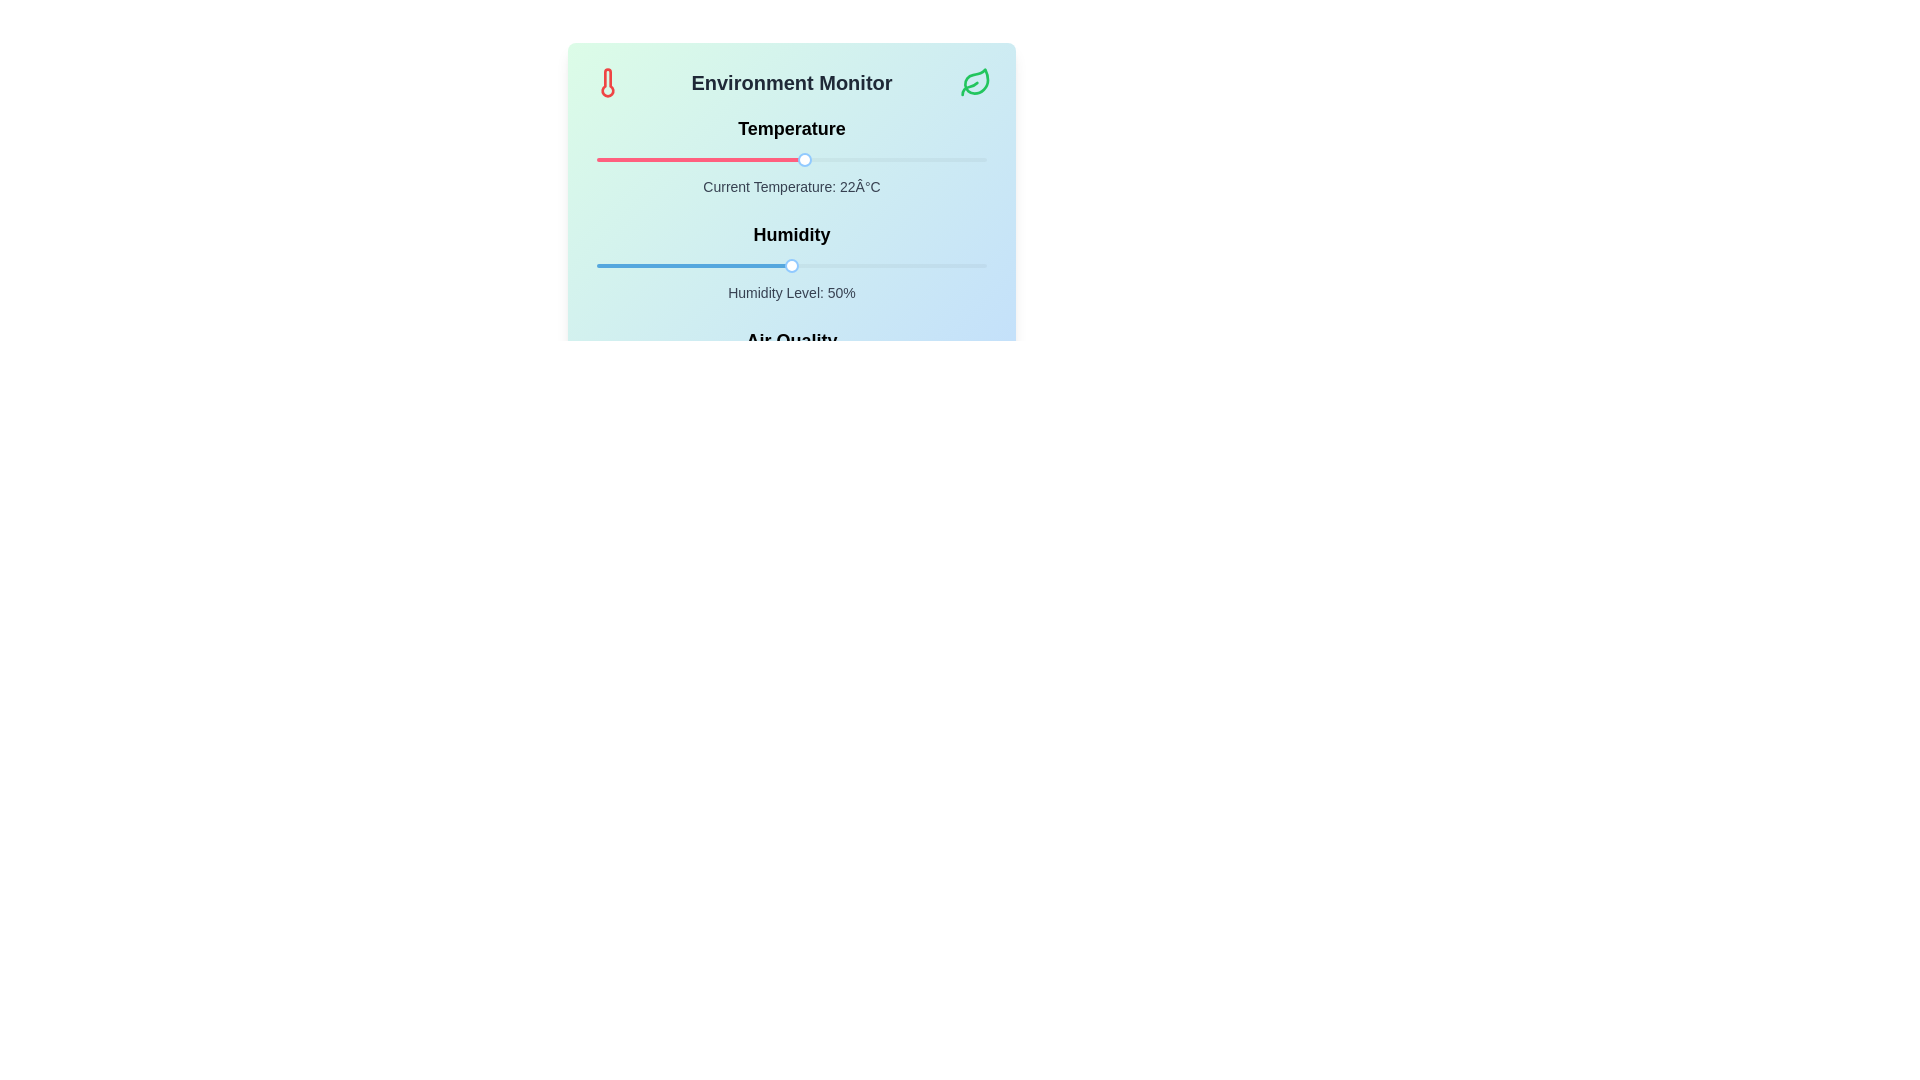  Describe the element at coordinates (884, 265) in the screenshot. I see `the humidity` at that location.